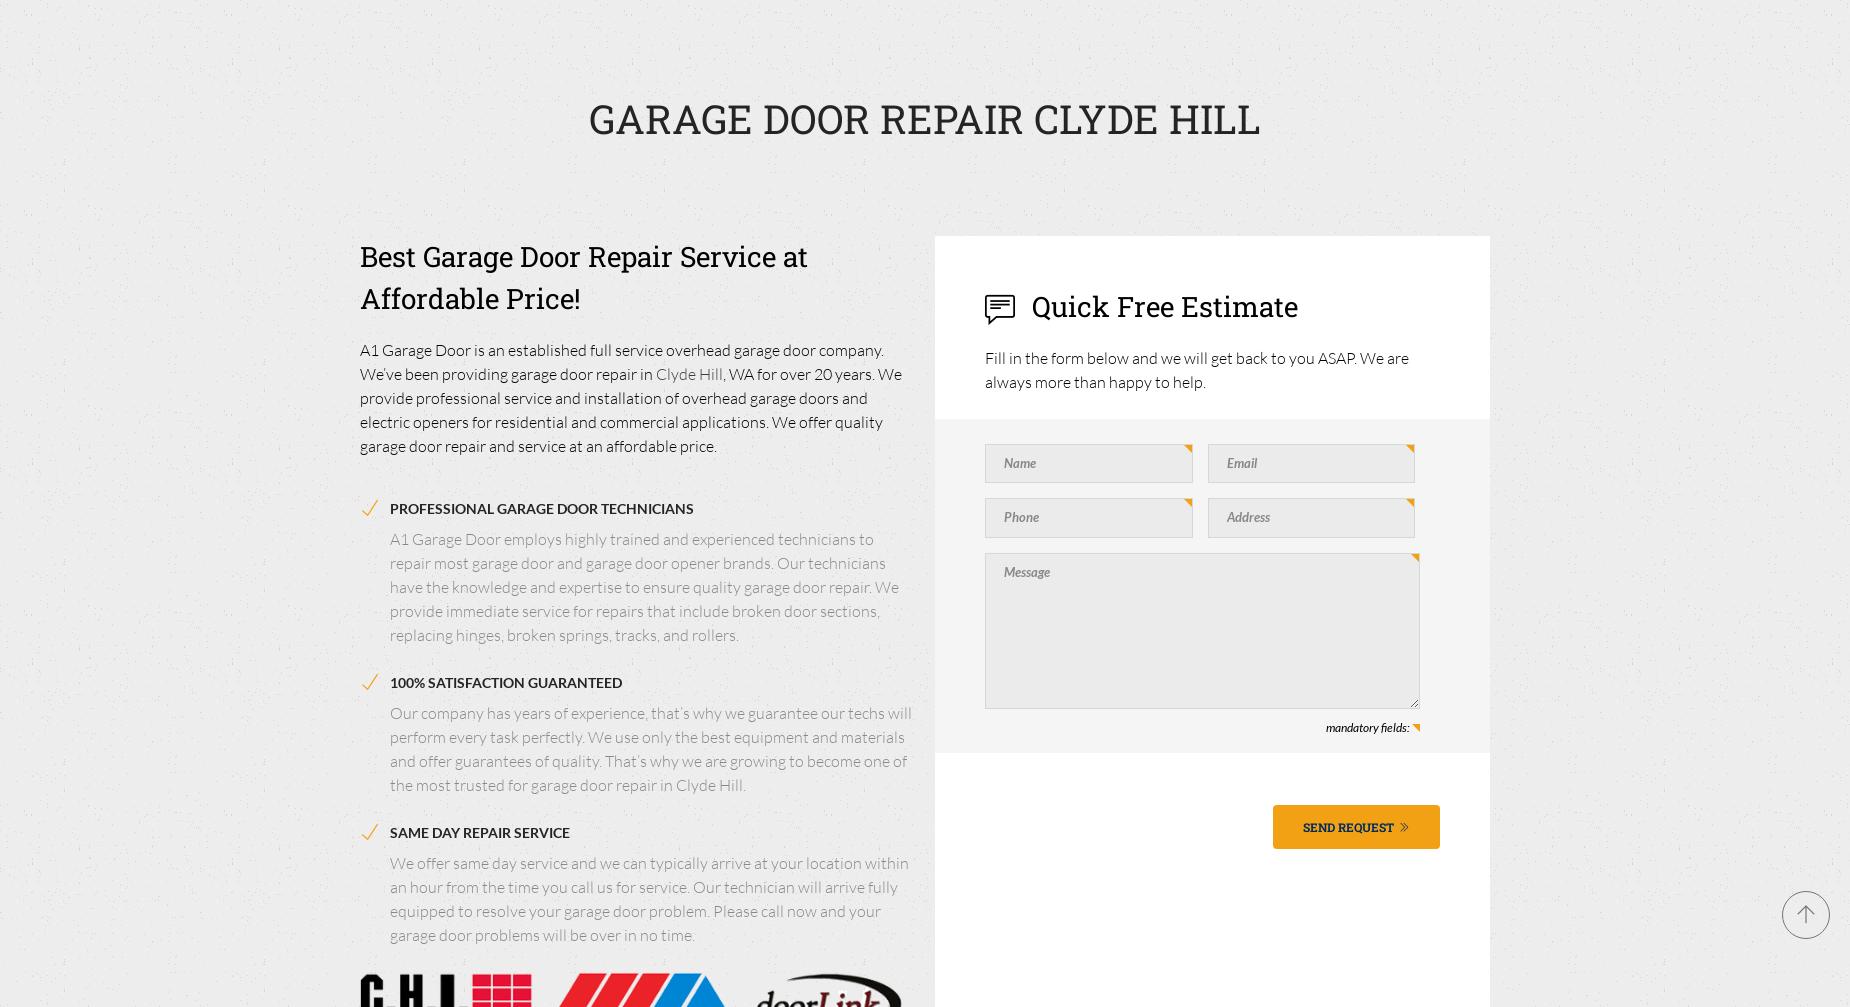  What do you see at coordinates (644, 584) in the screenshot?
I see `'A1 Garage Door employs highly trained and experienced technicians to repair most garage door and garage door opener brands. Our technicians have the knowledge and expertise to ensure quality garage door repair. We provide immediate service for repairs that include broken door sections, replacing hinges, broken springs, tracks, and rollers.'` at bounding box center [644, 584].